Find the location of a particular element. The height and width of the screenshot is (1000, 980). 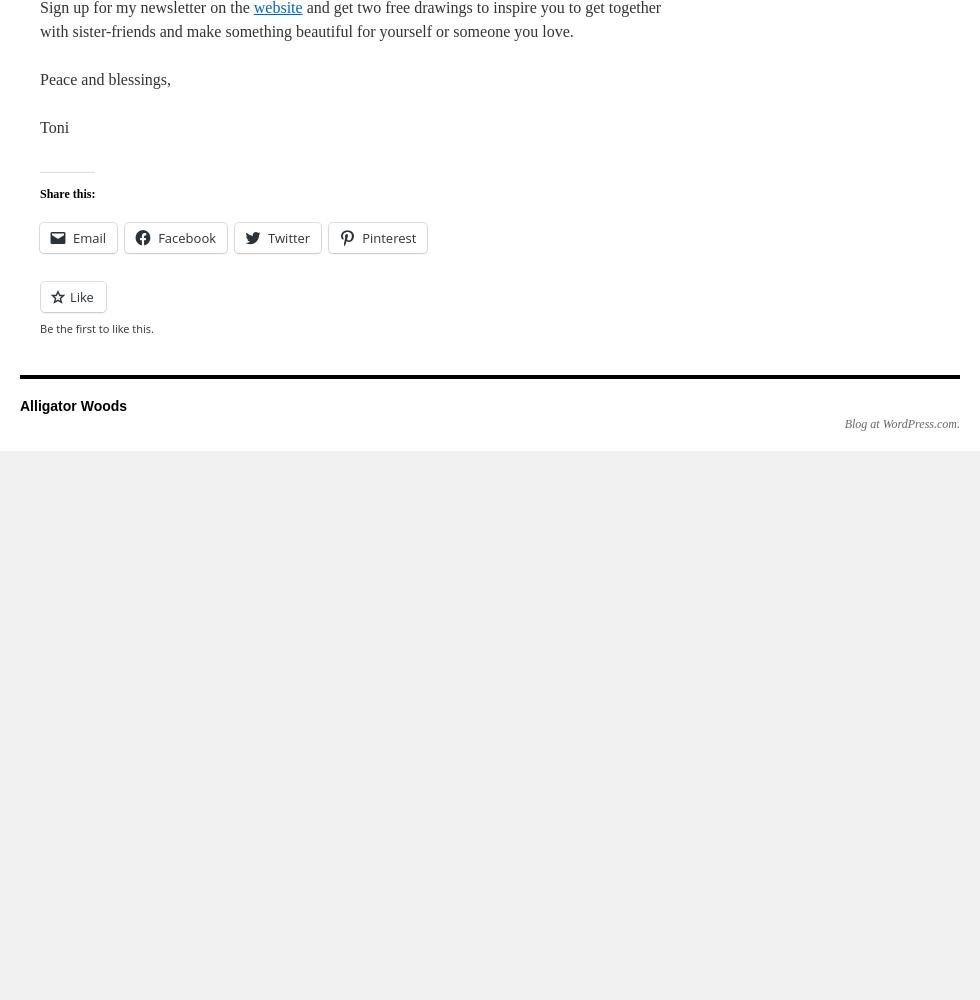

'Pinterest' is located at coordinates (362, 237).